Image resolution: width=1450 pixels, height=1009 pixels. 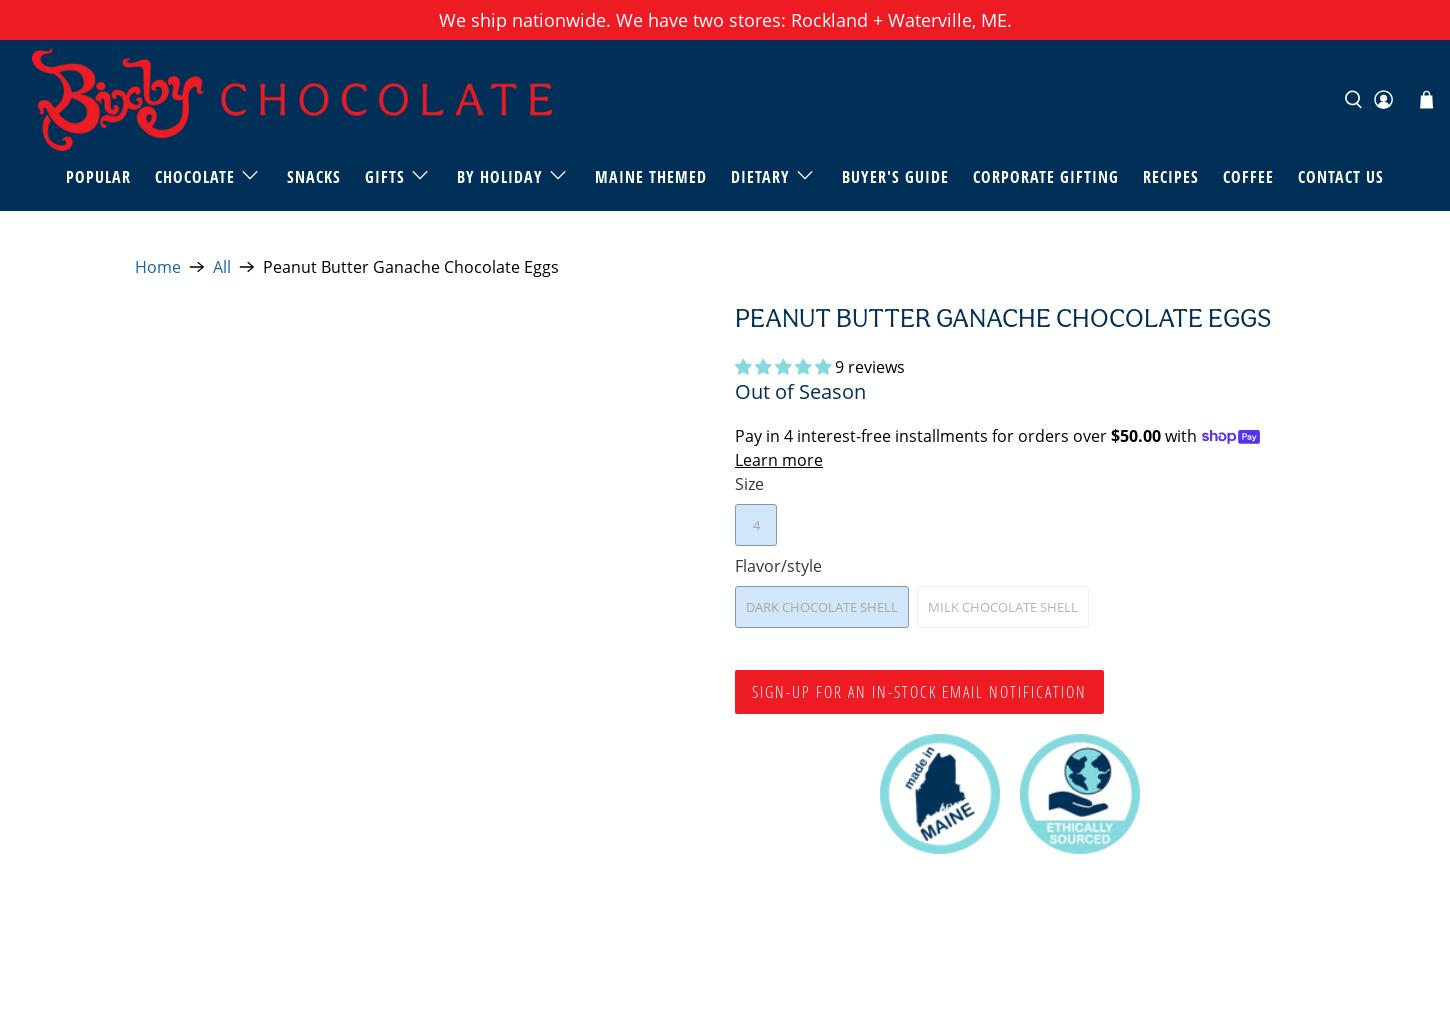 What do you see at coordinates (778, 565) in the screenshot?
I see `'Flavor/style'` at bounding box center [778, 565].